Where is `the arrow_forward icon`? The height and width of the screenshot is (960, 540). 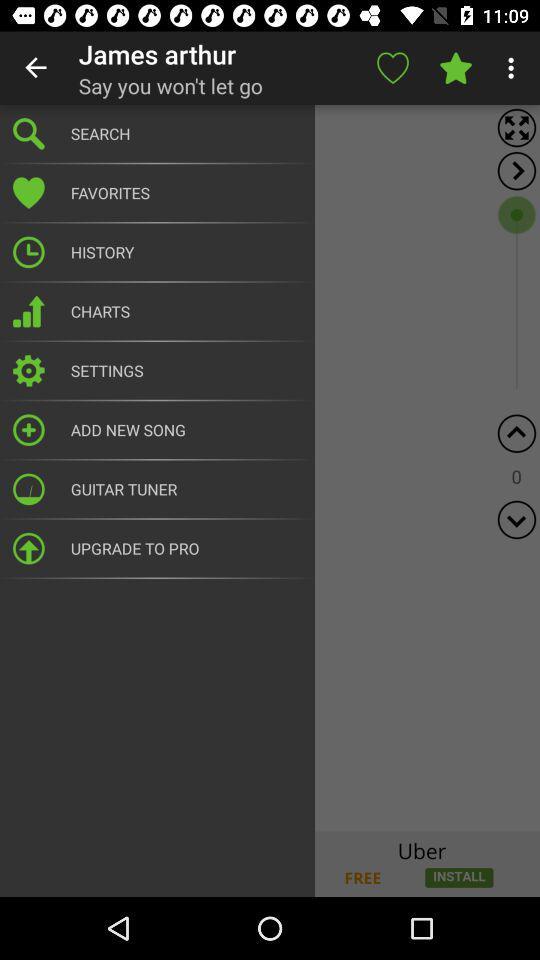
the arrow_forward icon is located at coordinates (516, 170).